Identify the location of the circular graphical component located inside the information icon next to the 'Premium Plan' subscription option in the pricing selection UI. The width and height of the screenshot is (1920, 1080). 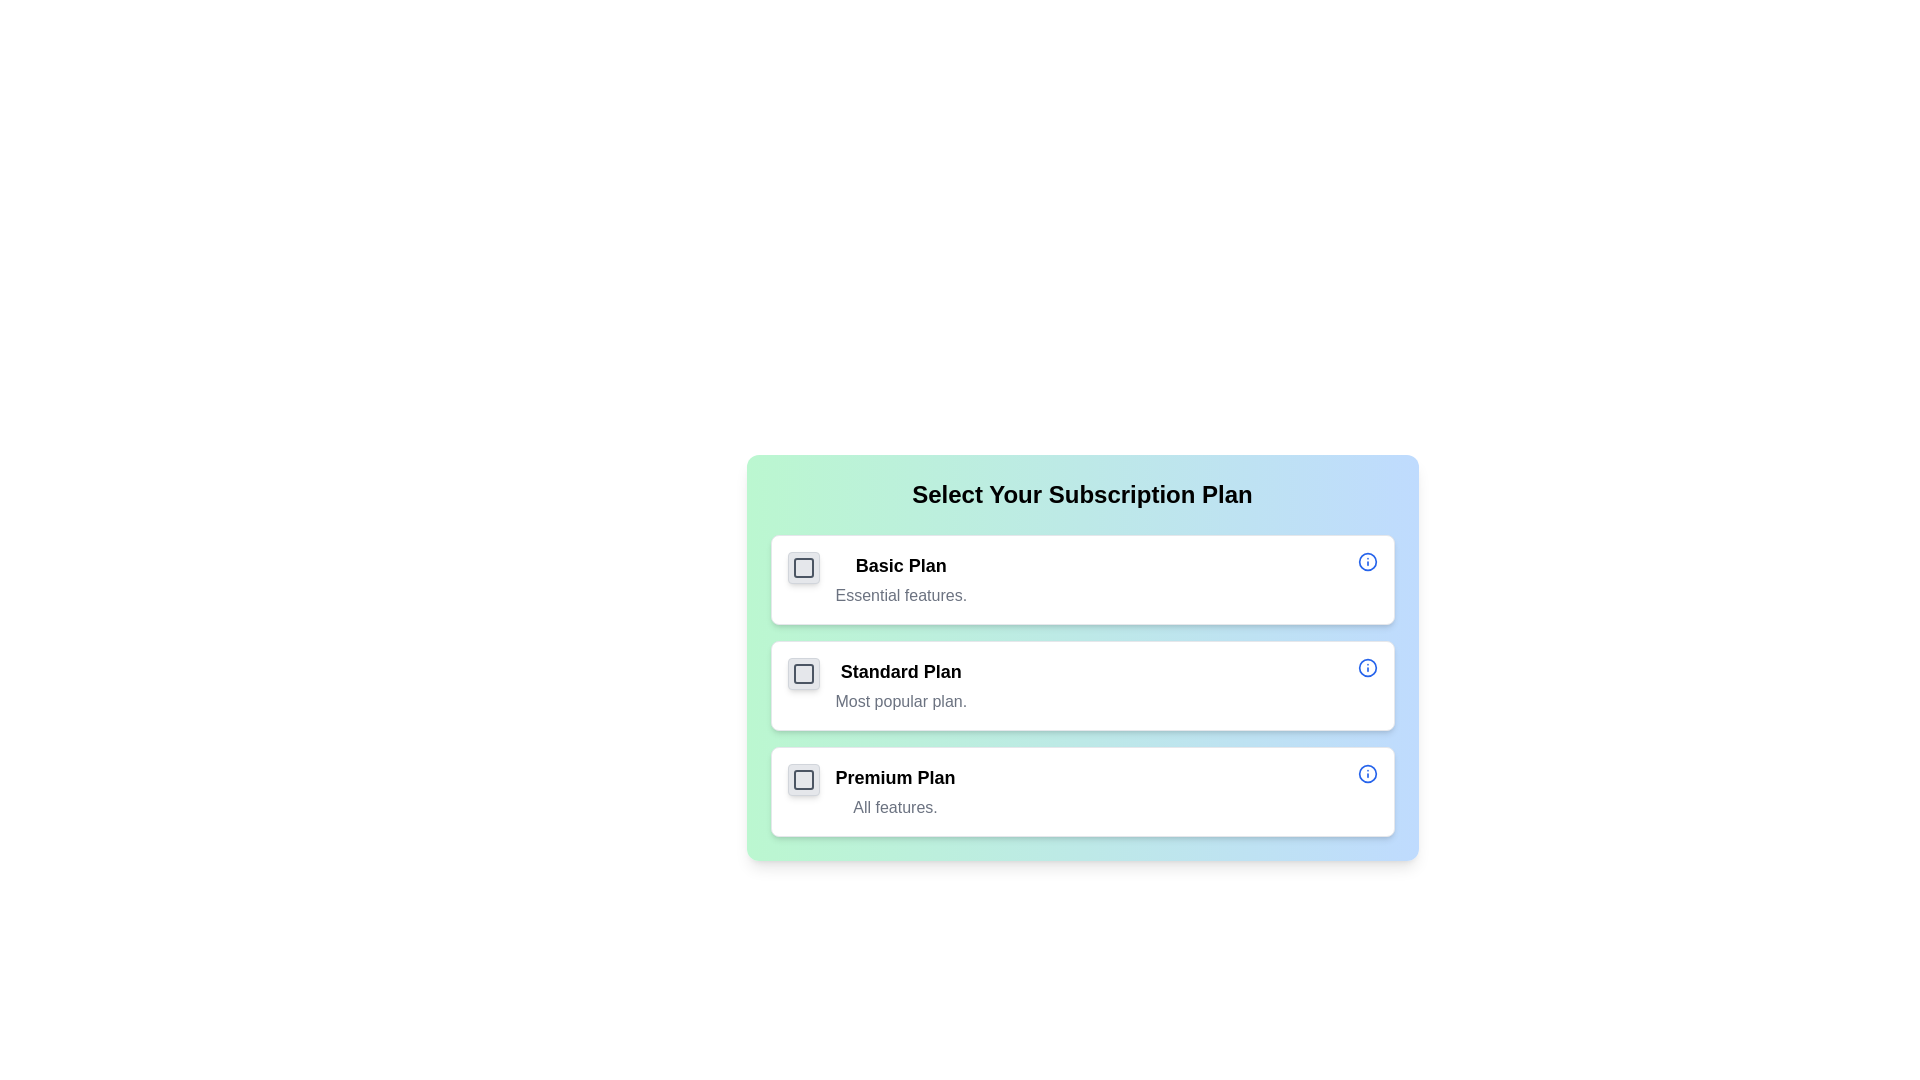
(1366, 773).